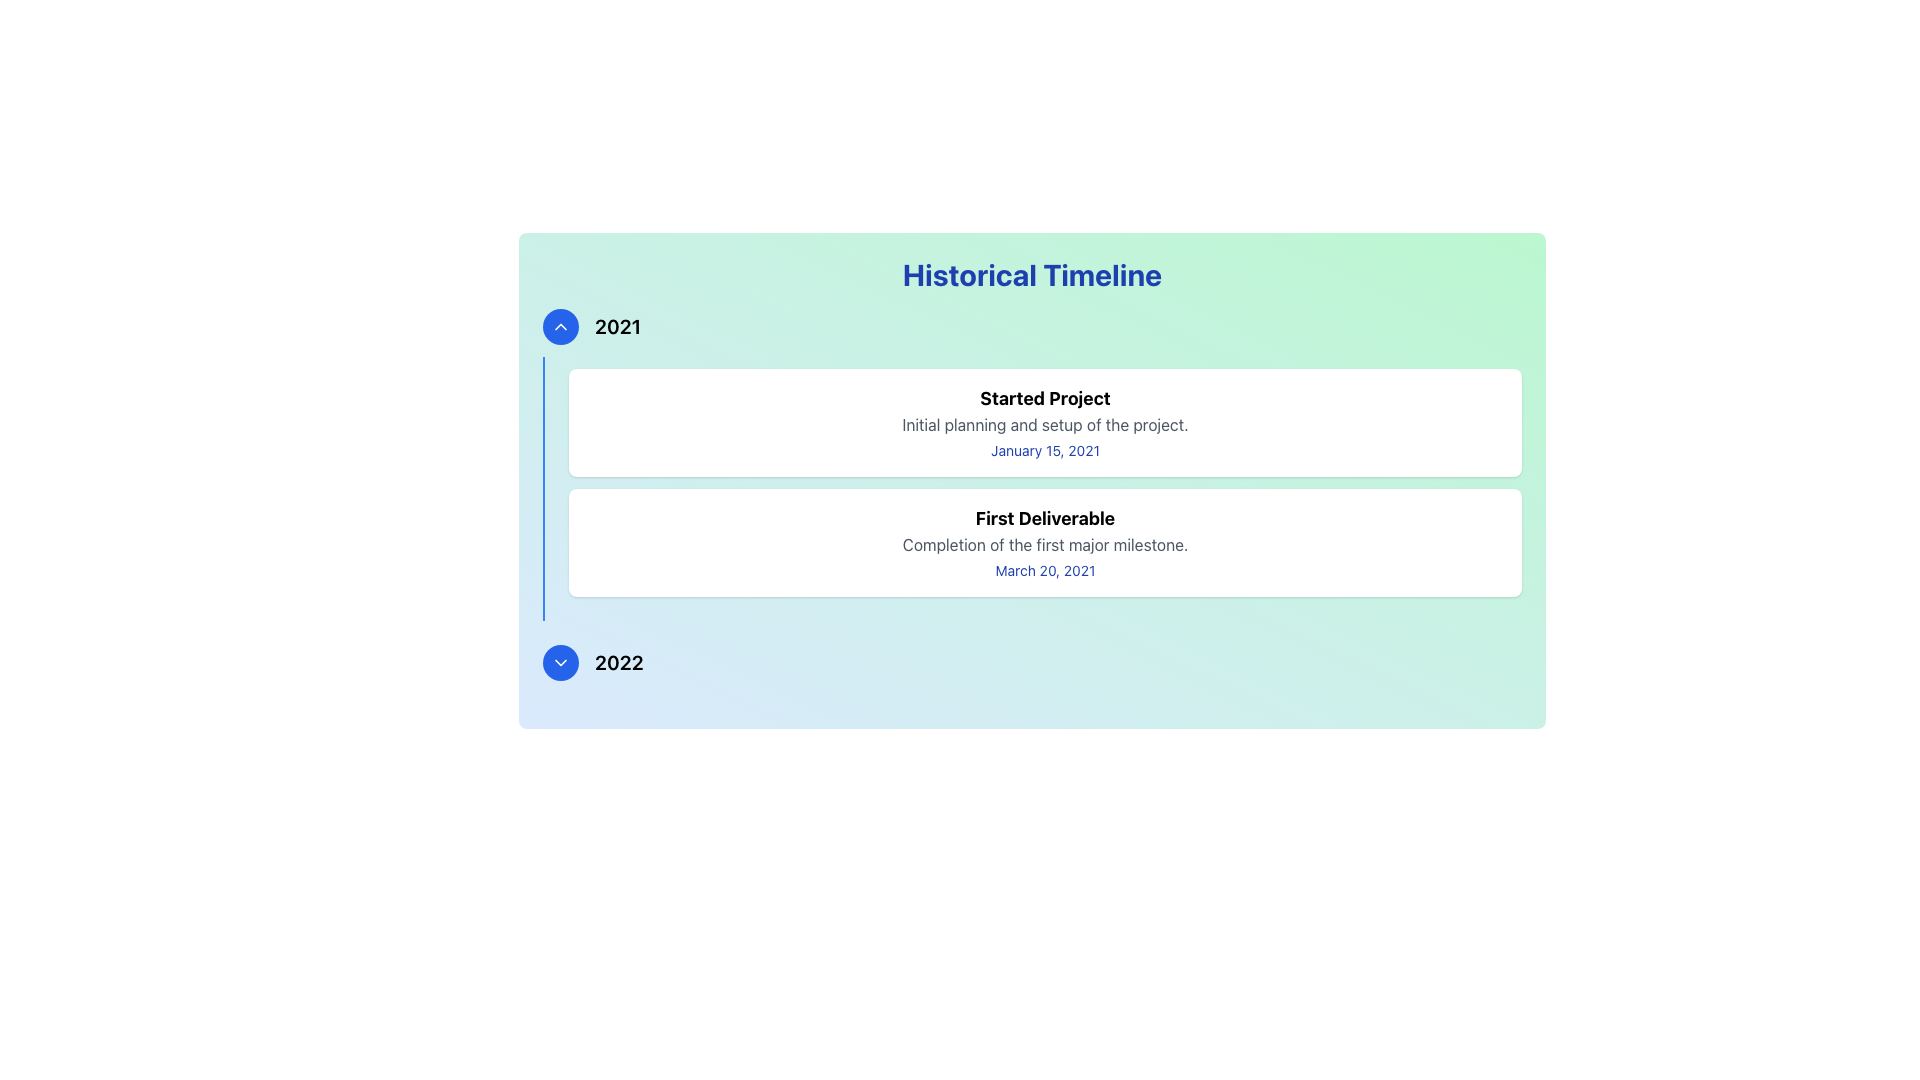 The width and height of the screenshot is (1920, 1080). I want to click on the date text 'January 15, 2021' which is displayed in small, blue text under the title 'Started Project' and the description 'Initial planning and setup of the project.' within the card layout, so click(1044, 451).